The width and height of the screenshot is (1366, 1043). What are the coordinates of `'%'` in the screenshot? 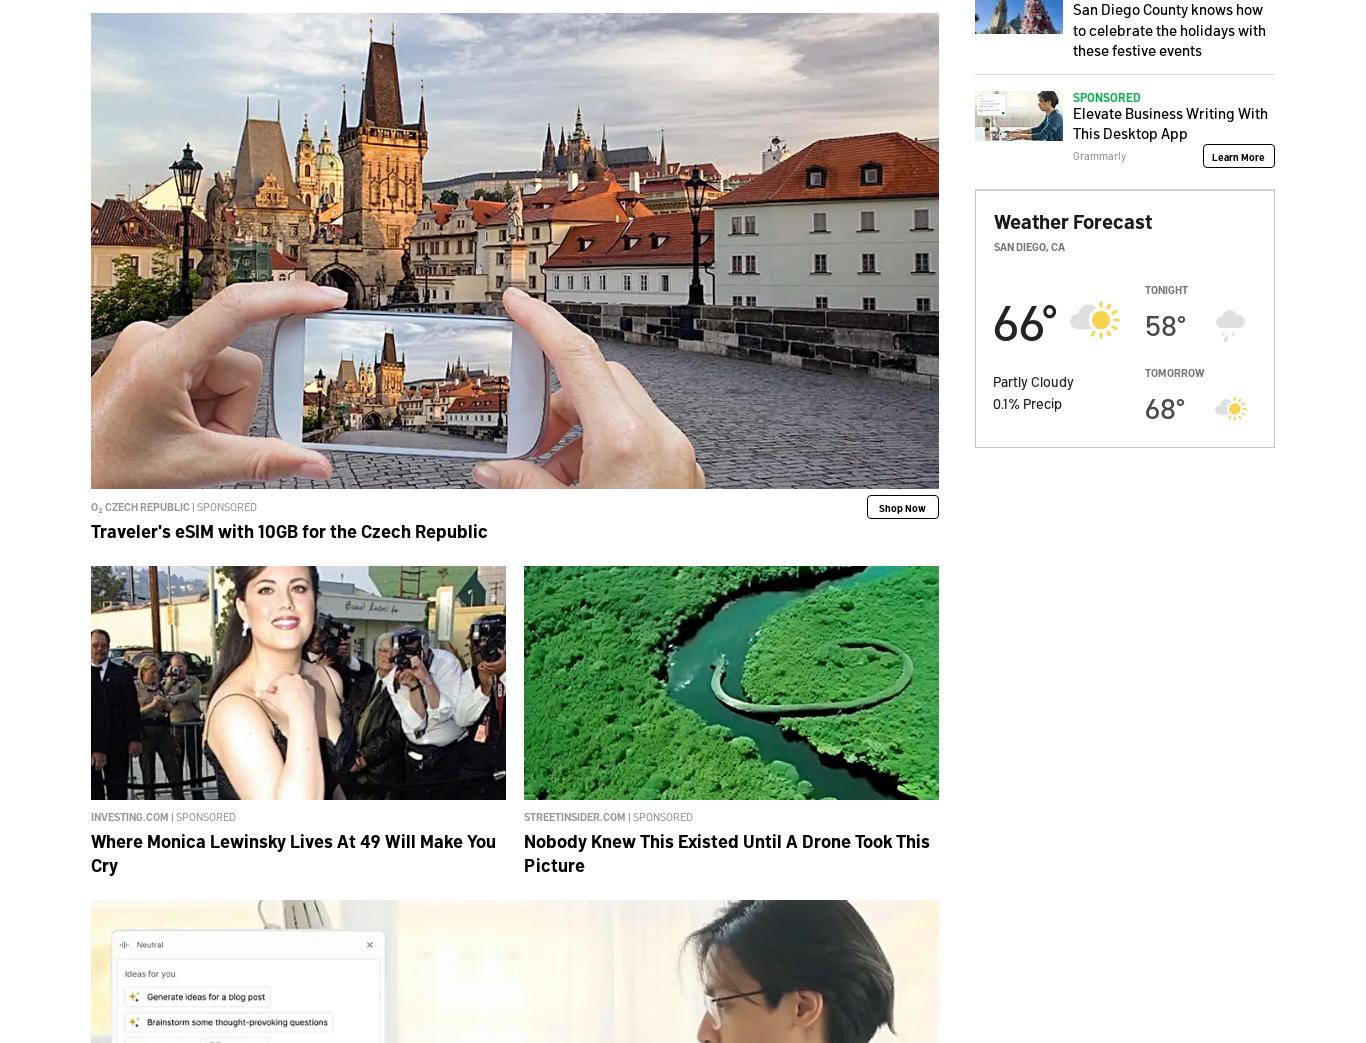 It's located at (1007, 403).